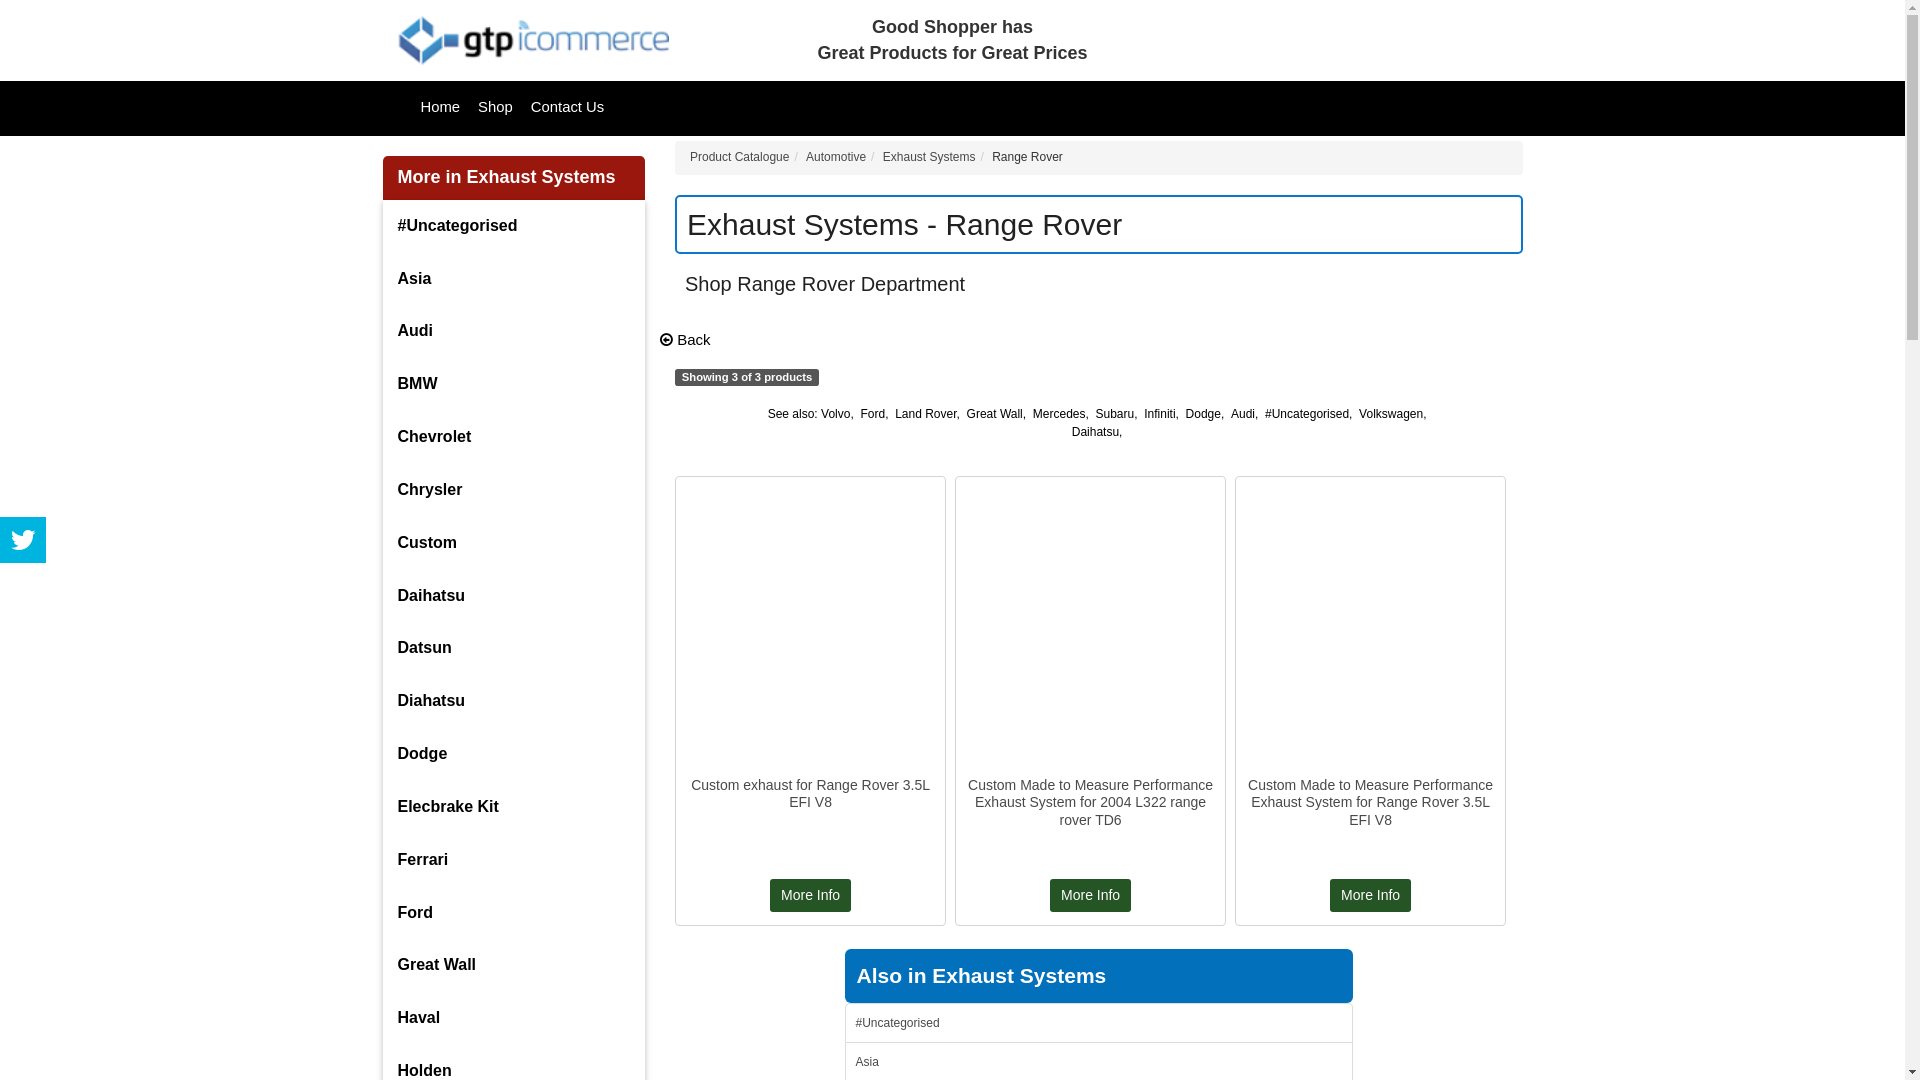 The image size is (1920, 1080). Describe the element at coordinates (513, 436) in the screenshot. I see `'Chevrolet'` at that location.